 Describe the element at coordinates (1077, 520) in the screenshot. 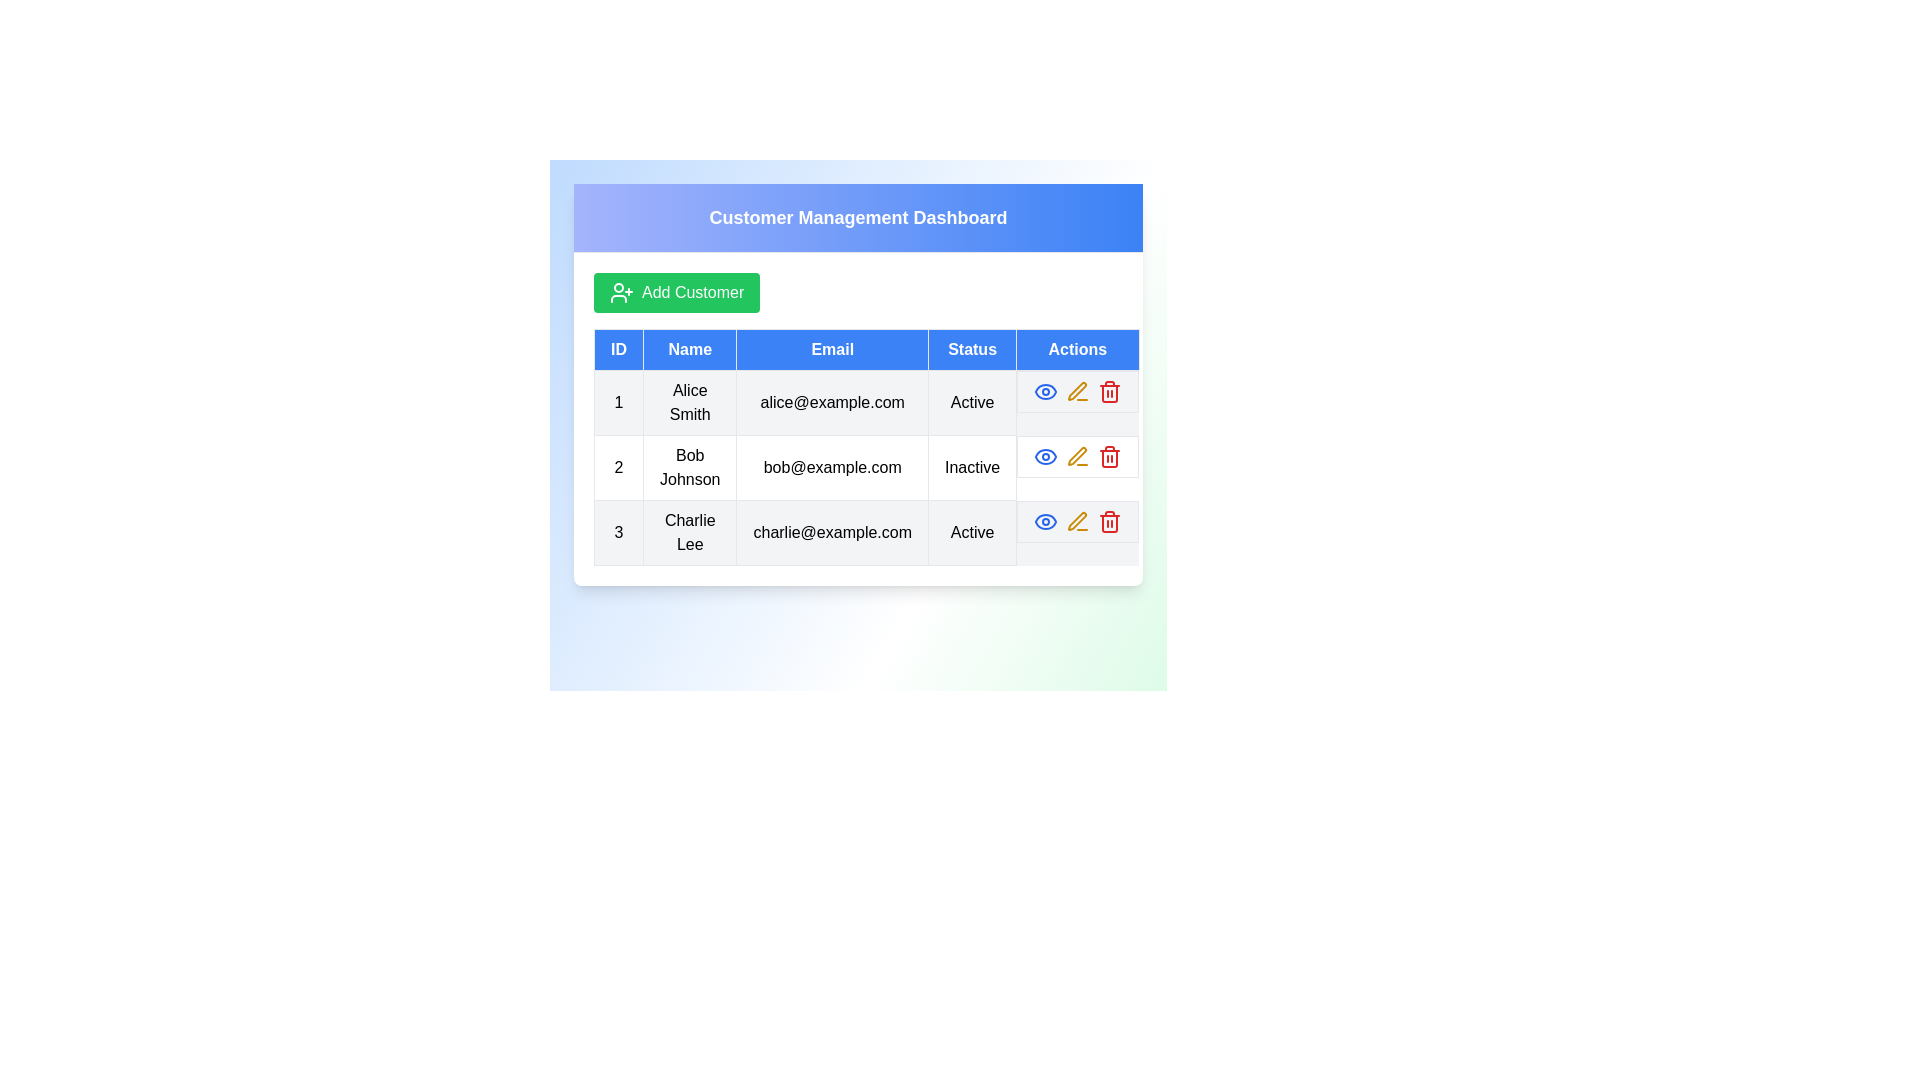

I see `the 'Edit' icon for the customer with ID 3` at that location.